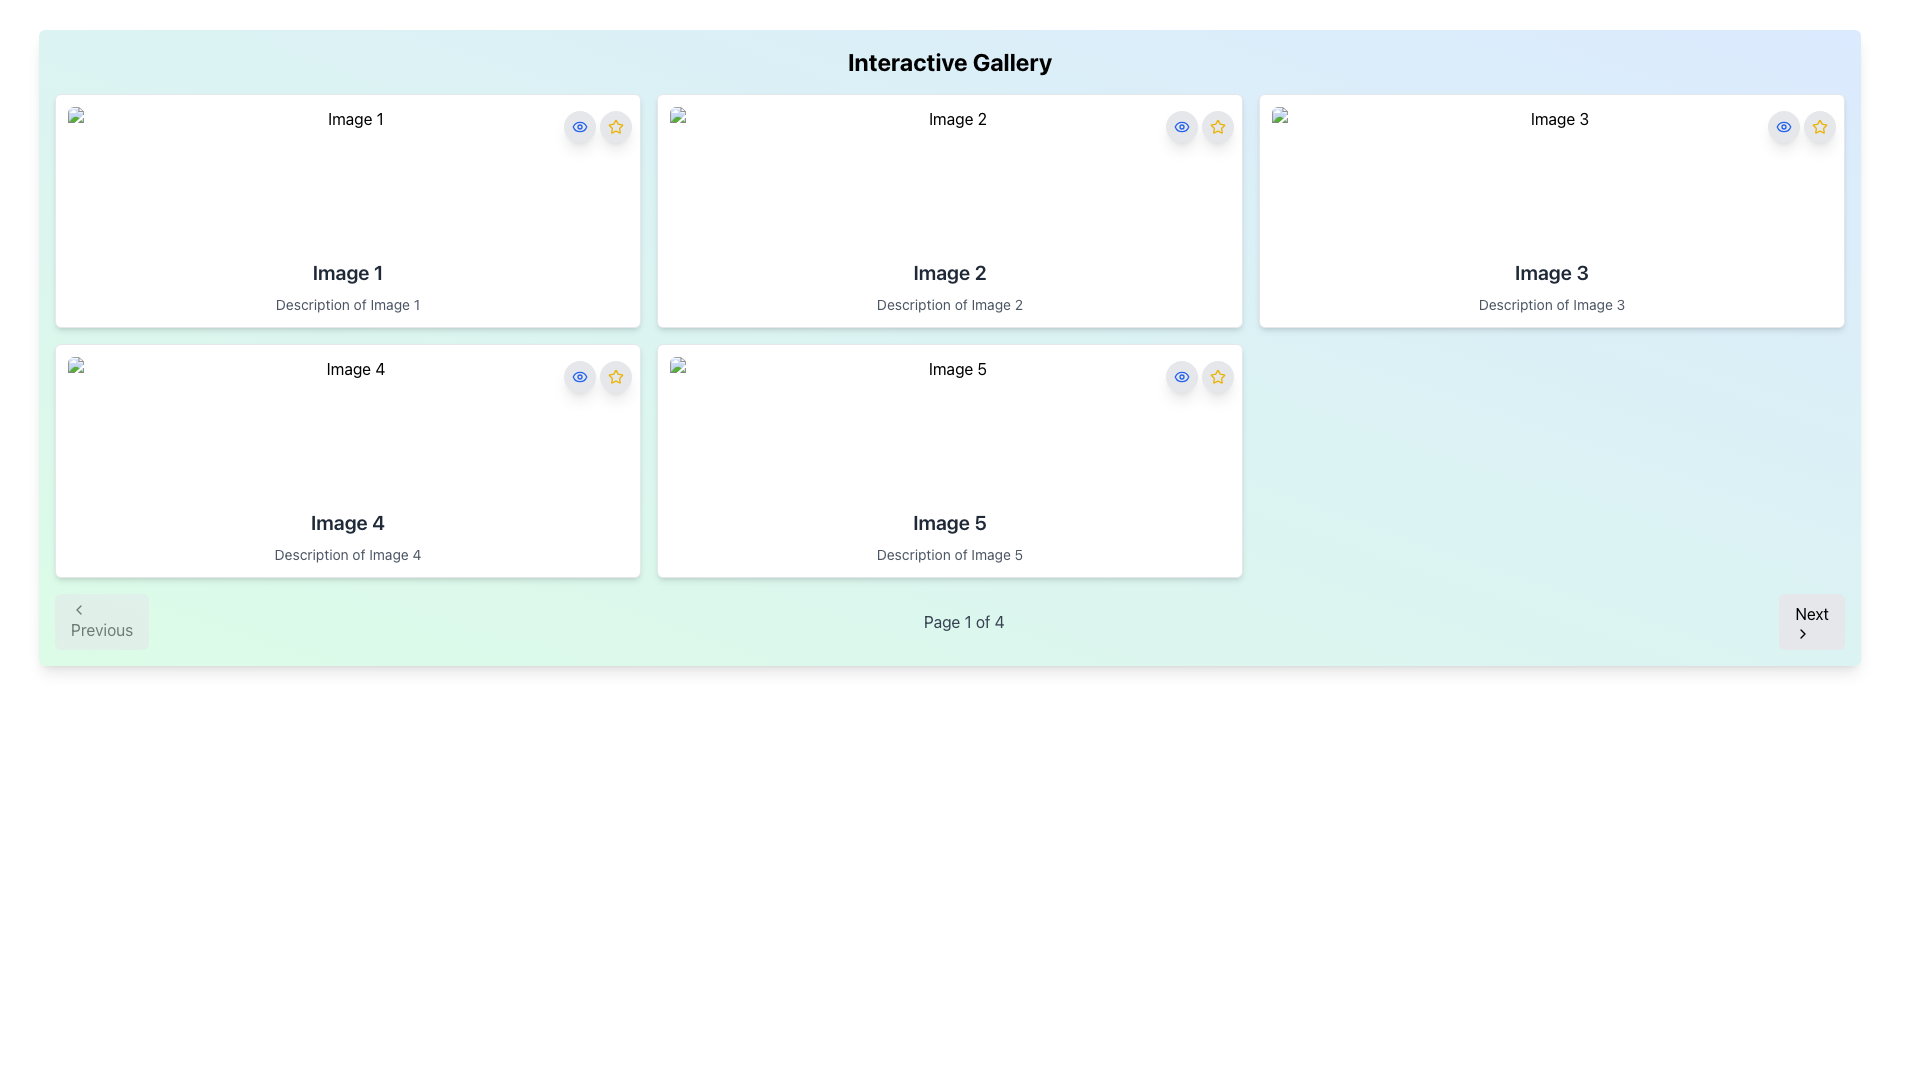 Image resolution: width=1920 pixels, height=1080 pixels. I want to click on the second interactive icon to the right of the image labeled 'Image 2', which serves as a favorite or highlight marker, so click(1217, 127).